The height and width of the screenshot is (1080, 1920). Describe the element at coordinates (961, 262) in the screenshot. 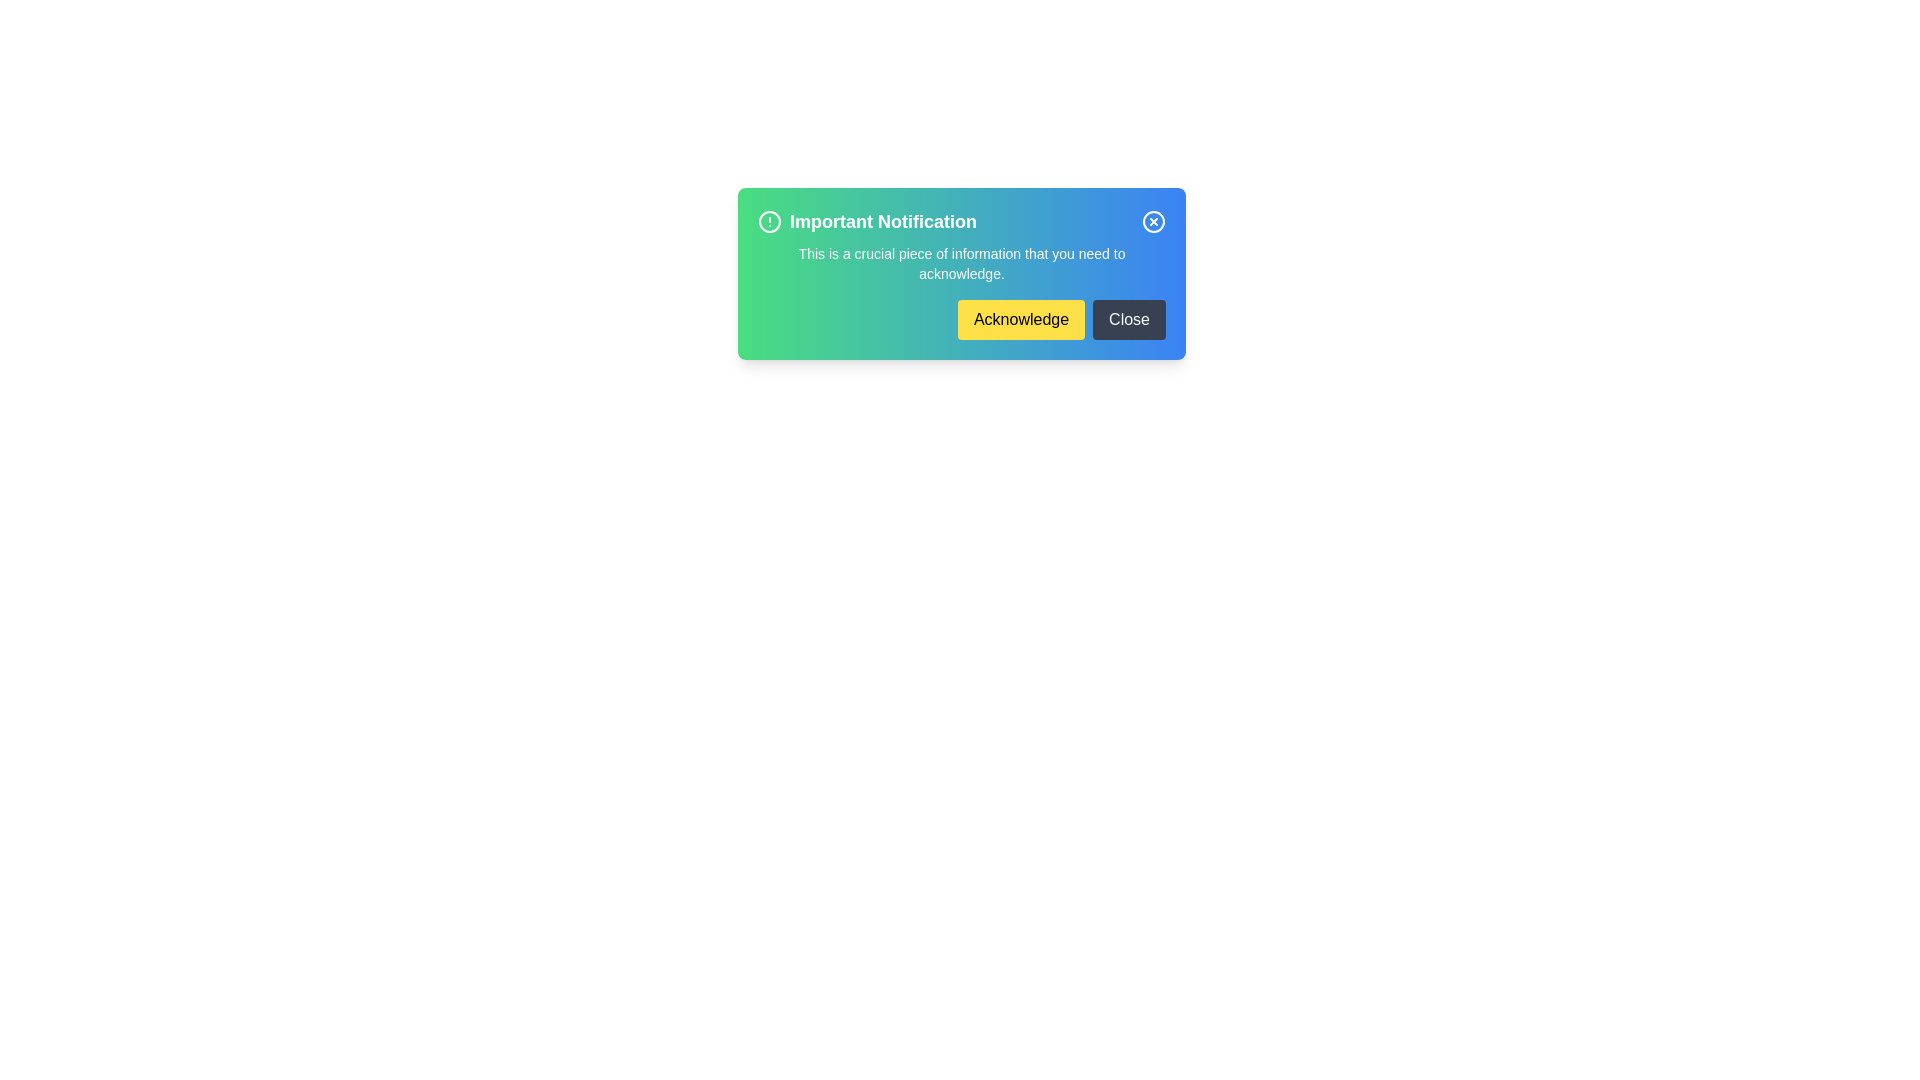

I see `text content displayed in the notification dialog box below the title 'Important Notification'` at that location.